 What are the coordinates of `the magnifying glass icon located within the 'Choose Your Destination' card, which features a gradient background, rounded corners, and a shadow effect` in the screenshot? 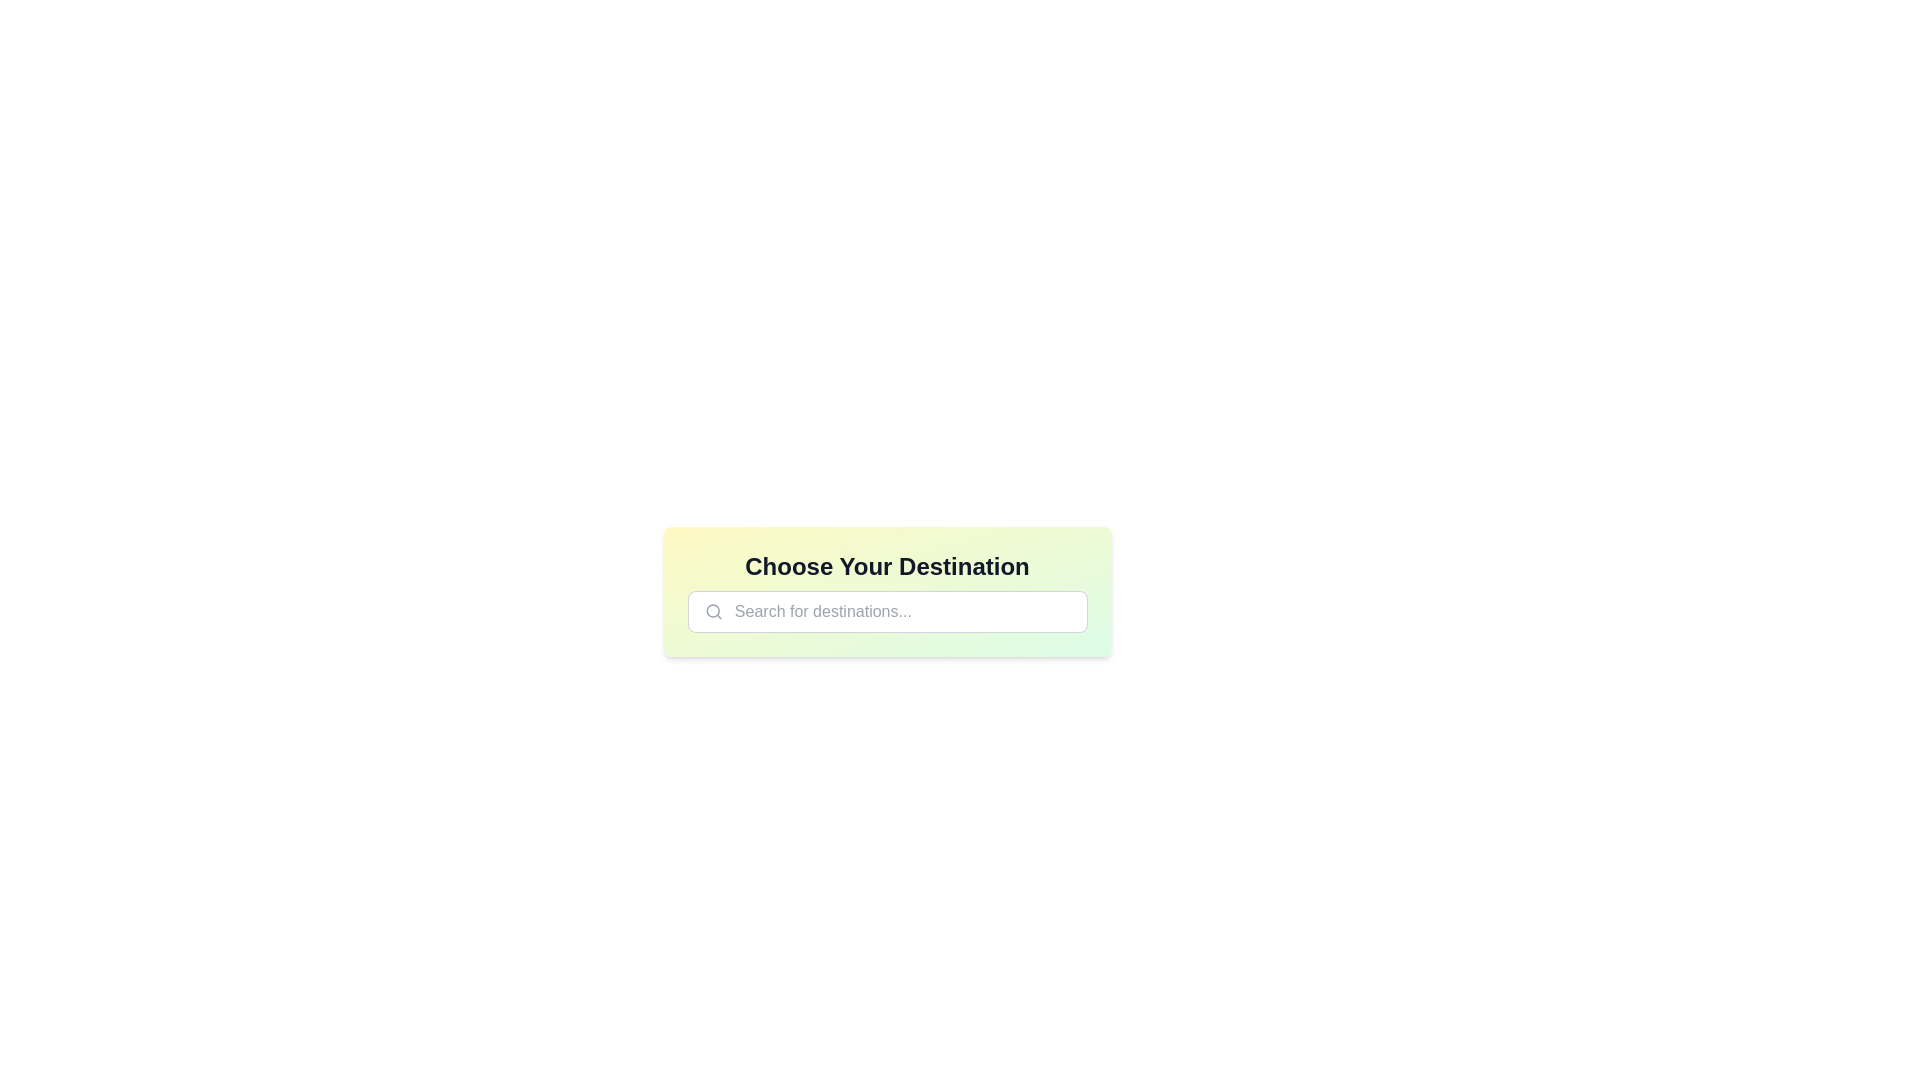 It's located at (886, 590).